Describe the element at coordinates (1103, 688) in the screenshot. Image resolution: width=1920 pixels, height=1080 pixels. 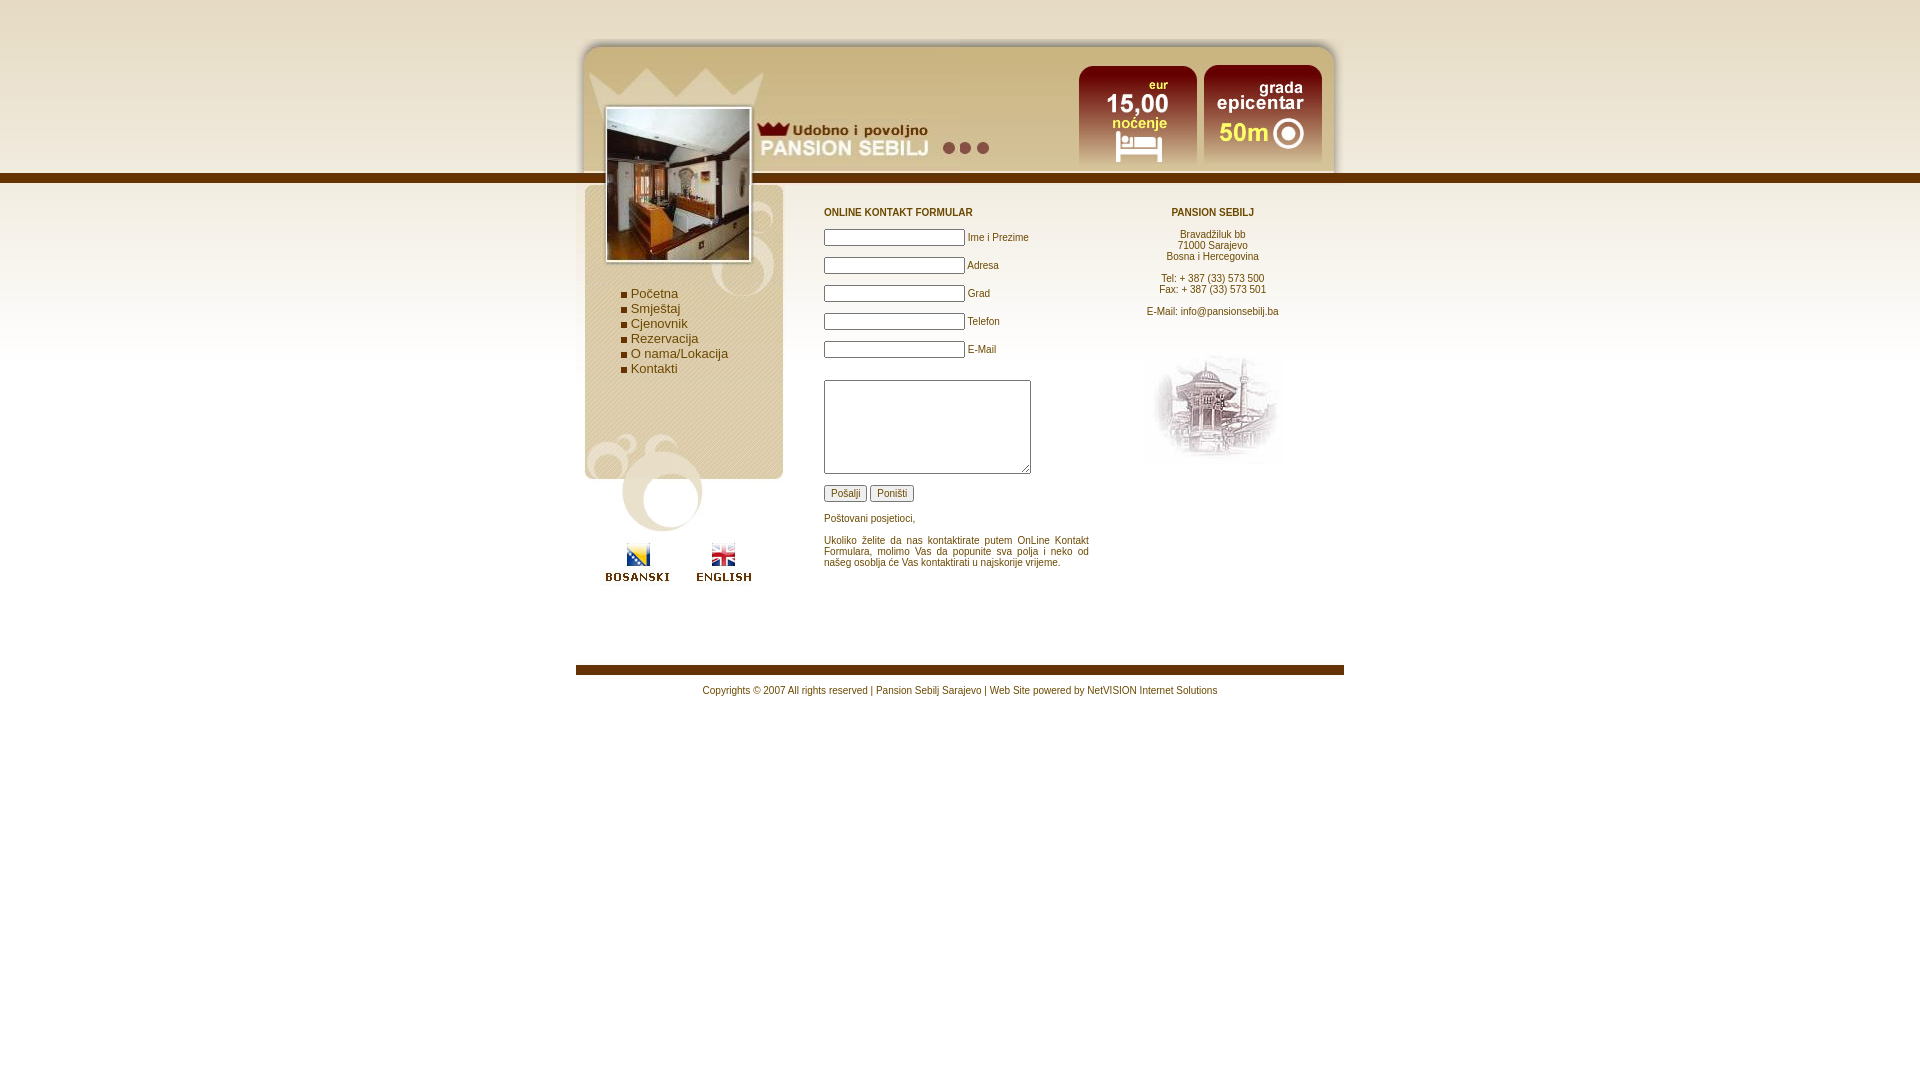
I see `'Web Site powered by NetVISION Internet Solutions'` at that location.